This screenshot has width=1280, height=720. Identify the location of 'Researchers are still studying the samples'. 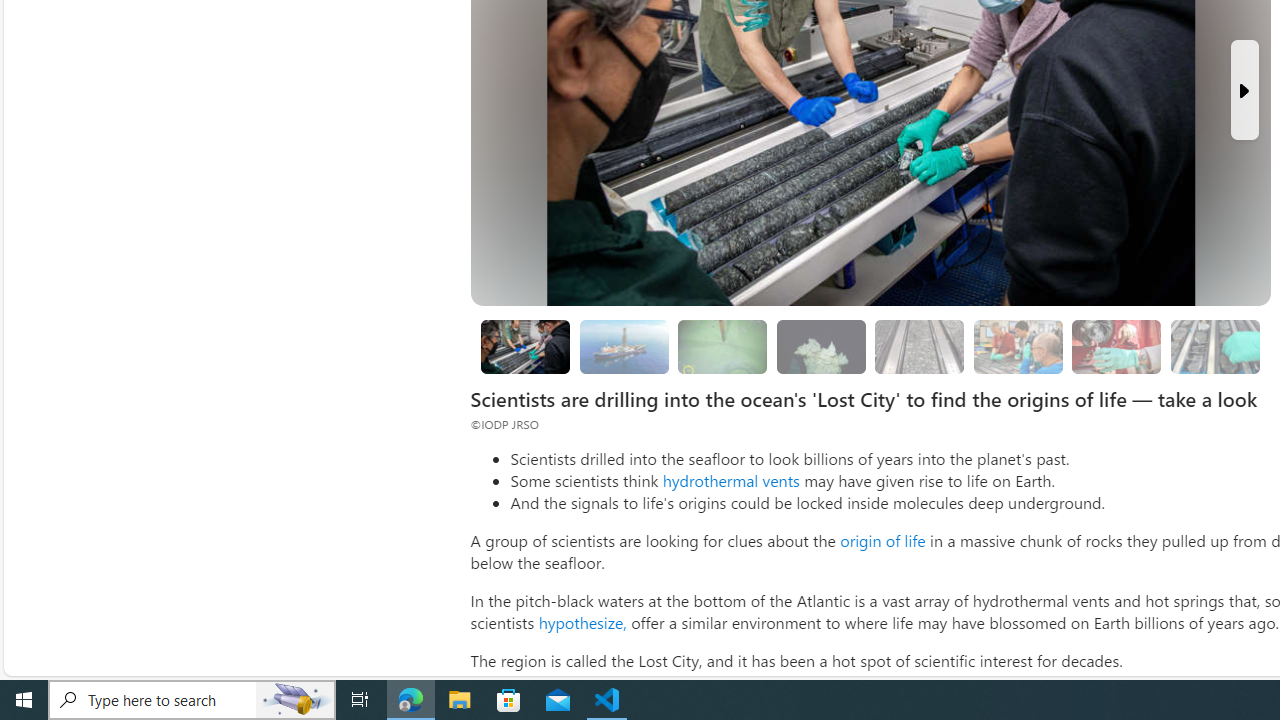
(1214, 346).